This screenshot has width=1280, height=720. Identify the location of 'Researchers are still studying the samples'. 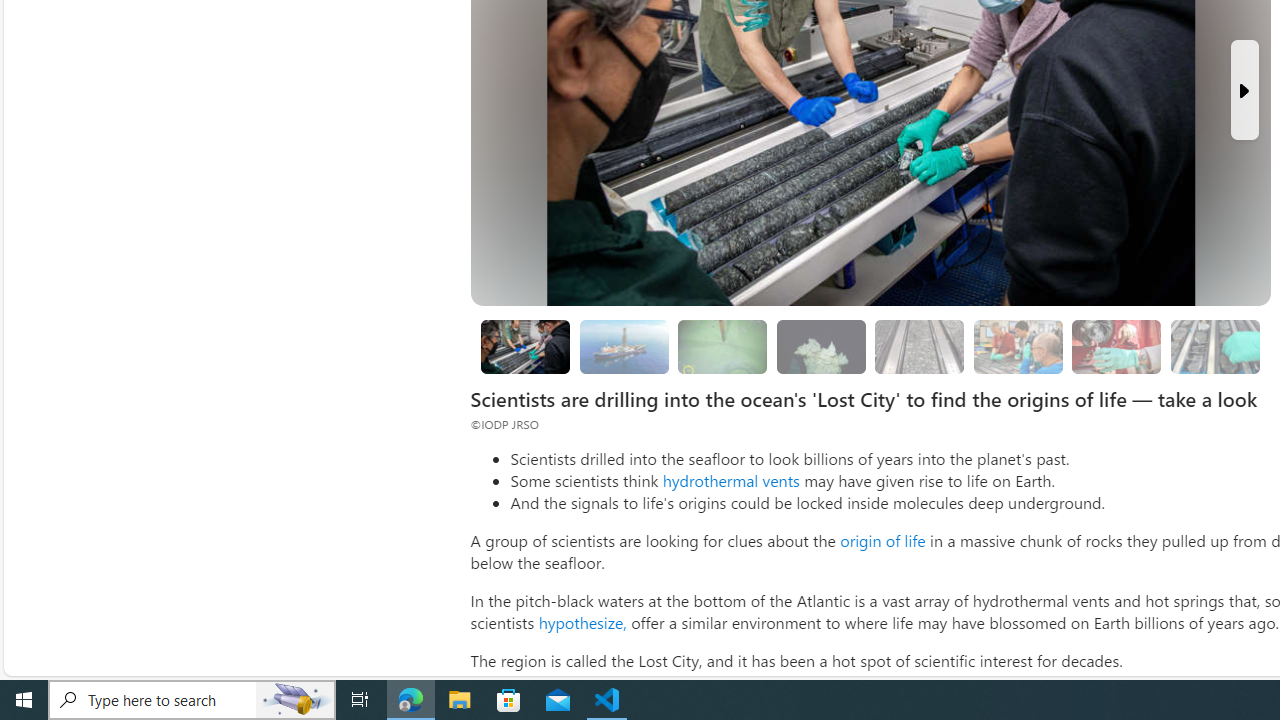
(1214, 346).